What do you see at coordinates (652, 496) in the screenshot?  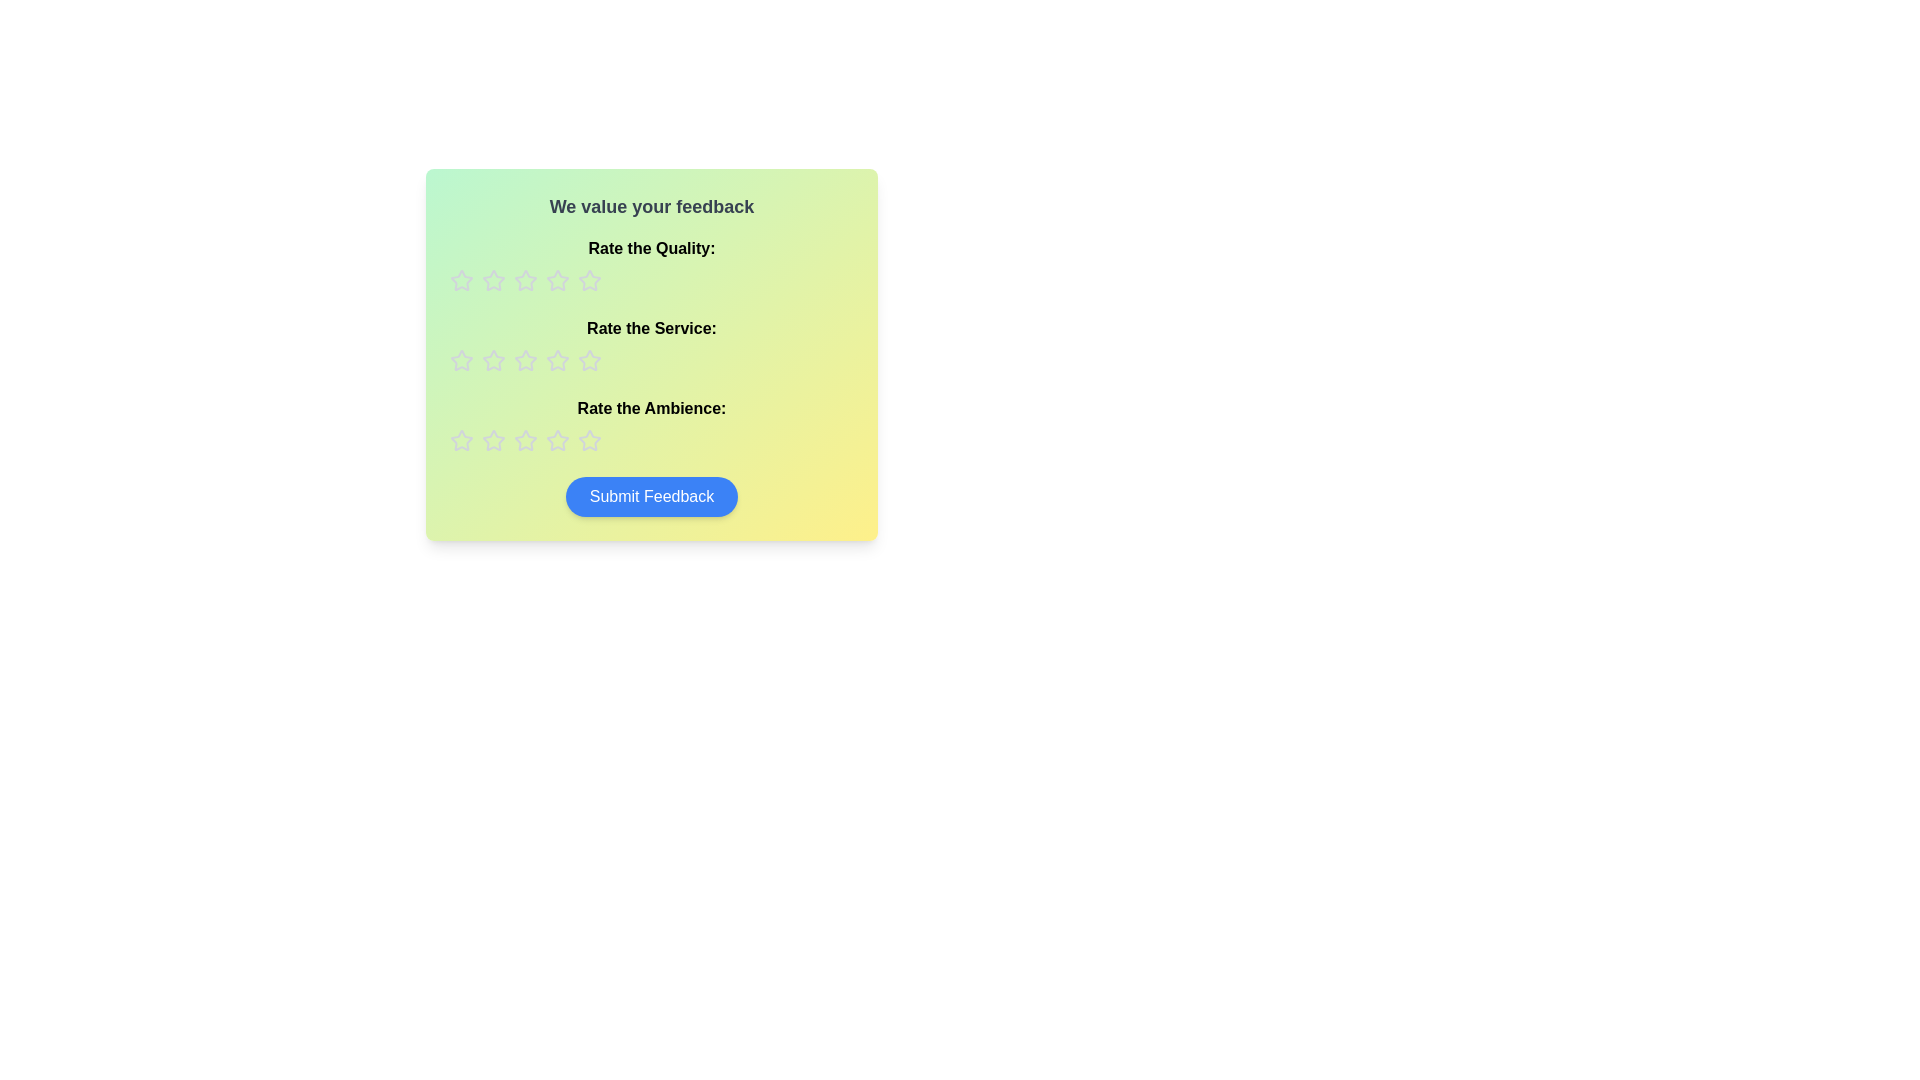 I see `the 'Submit Feedback' button located at the bottom center of the pastel gradient card` at bounding box center [652, 496].